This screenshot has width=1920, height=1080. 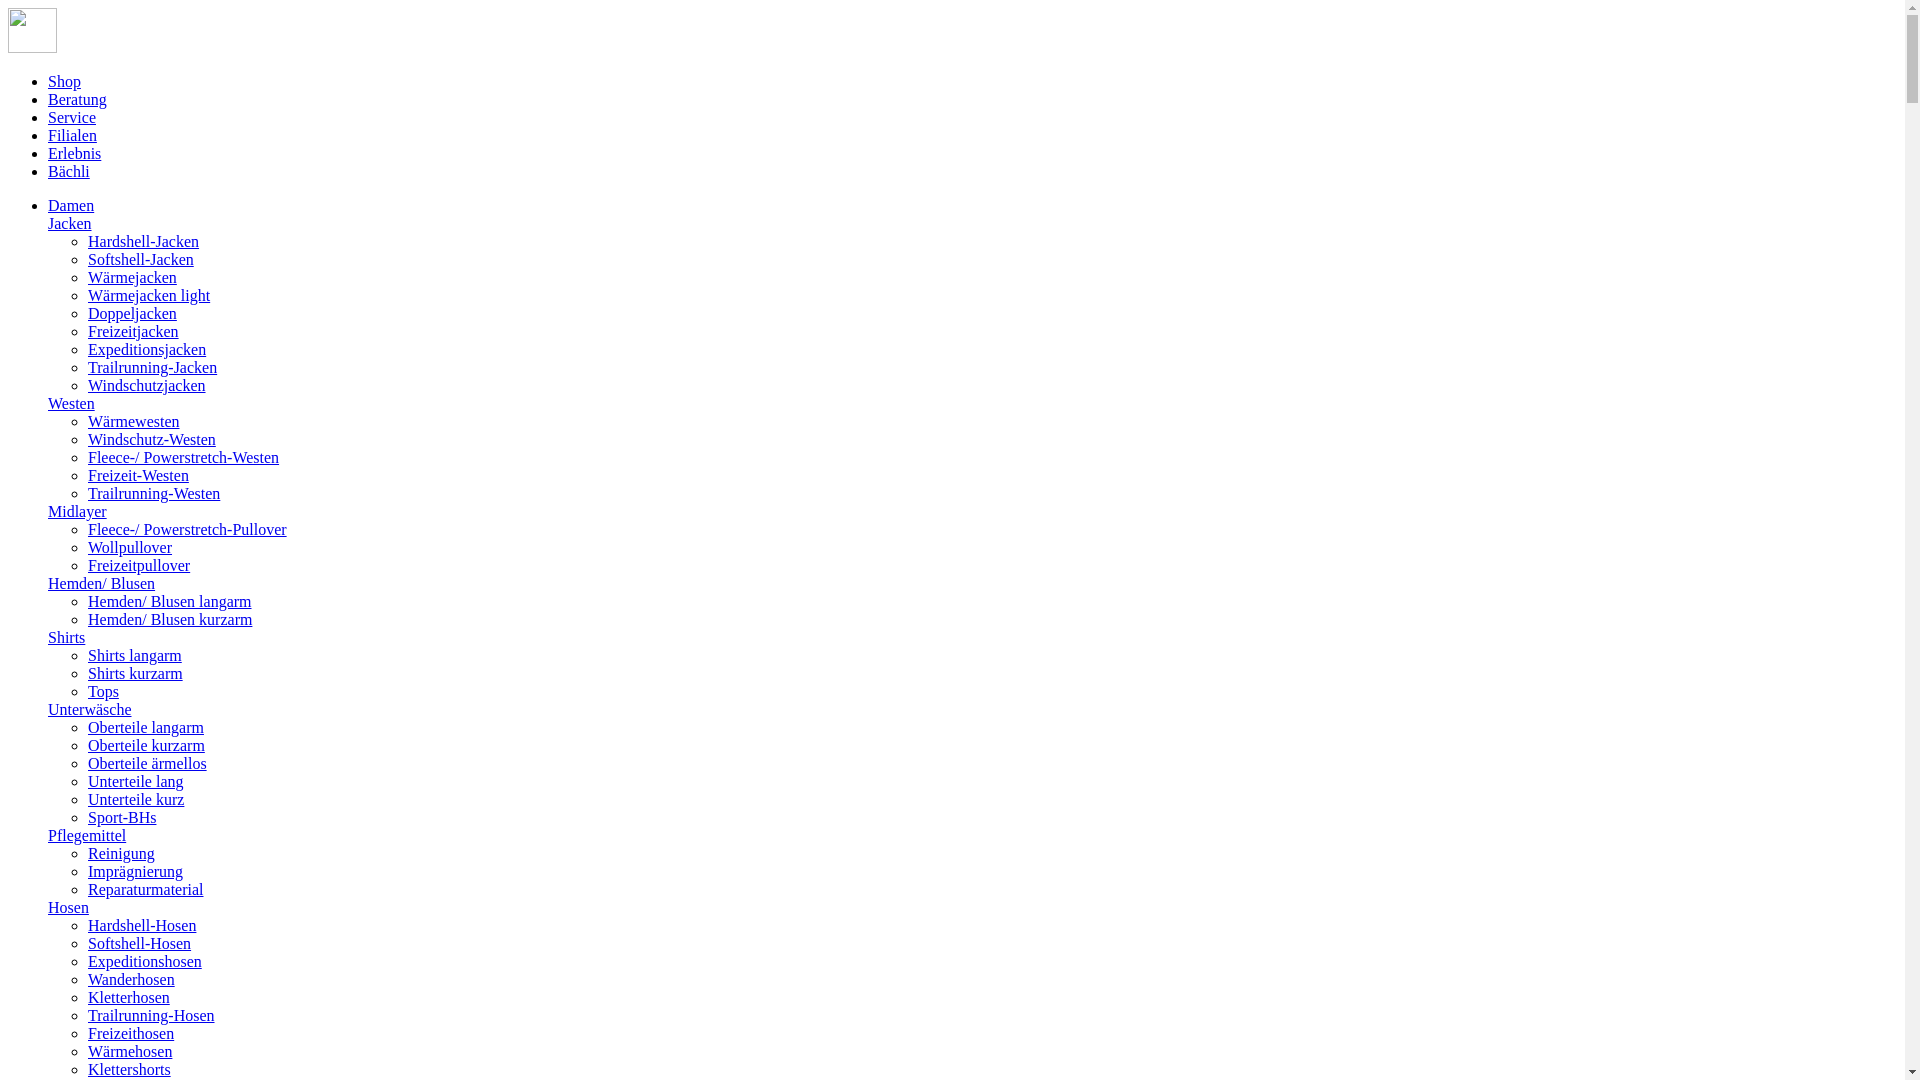 What do you see at coordinates (129, 1033) in the screenshot?
I see `'Freizeithosen'` at bounding box center [129, 1033].